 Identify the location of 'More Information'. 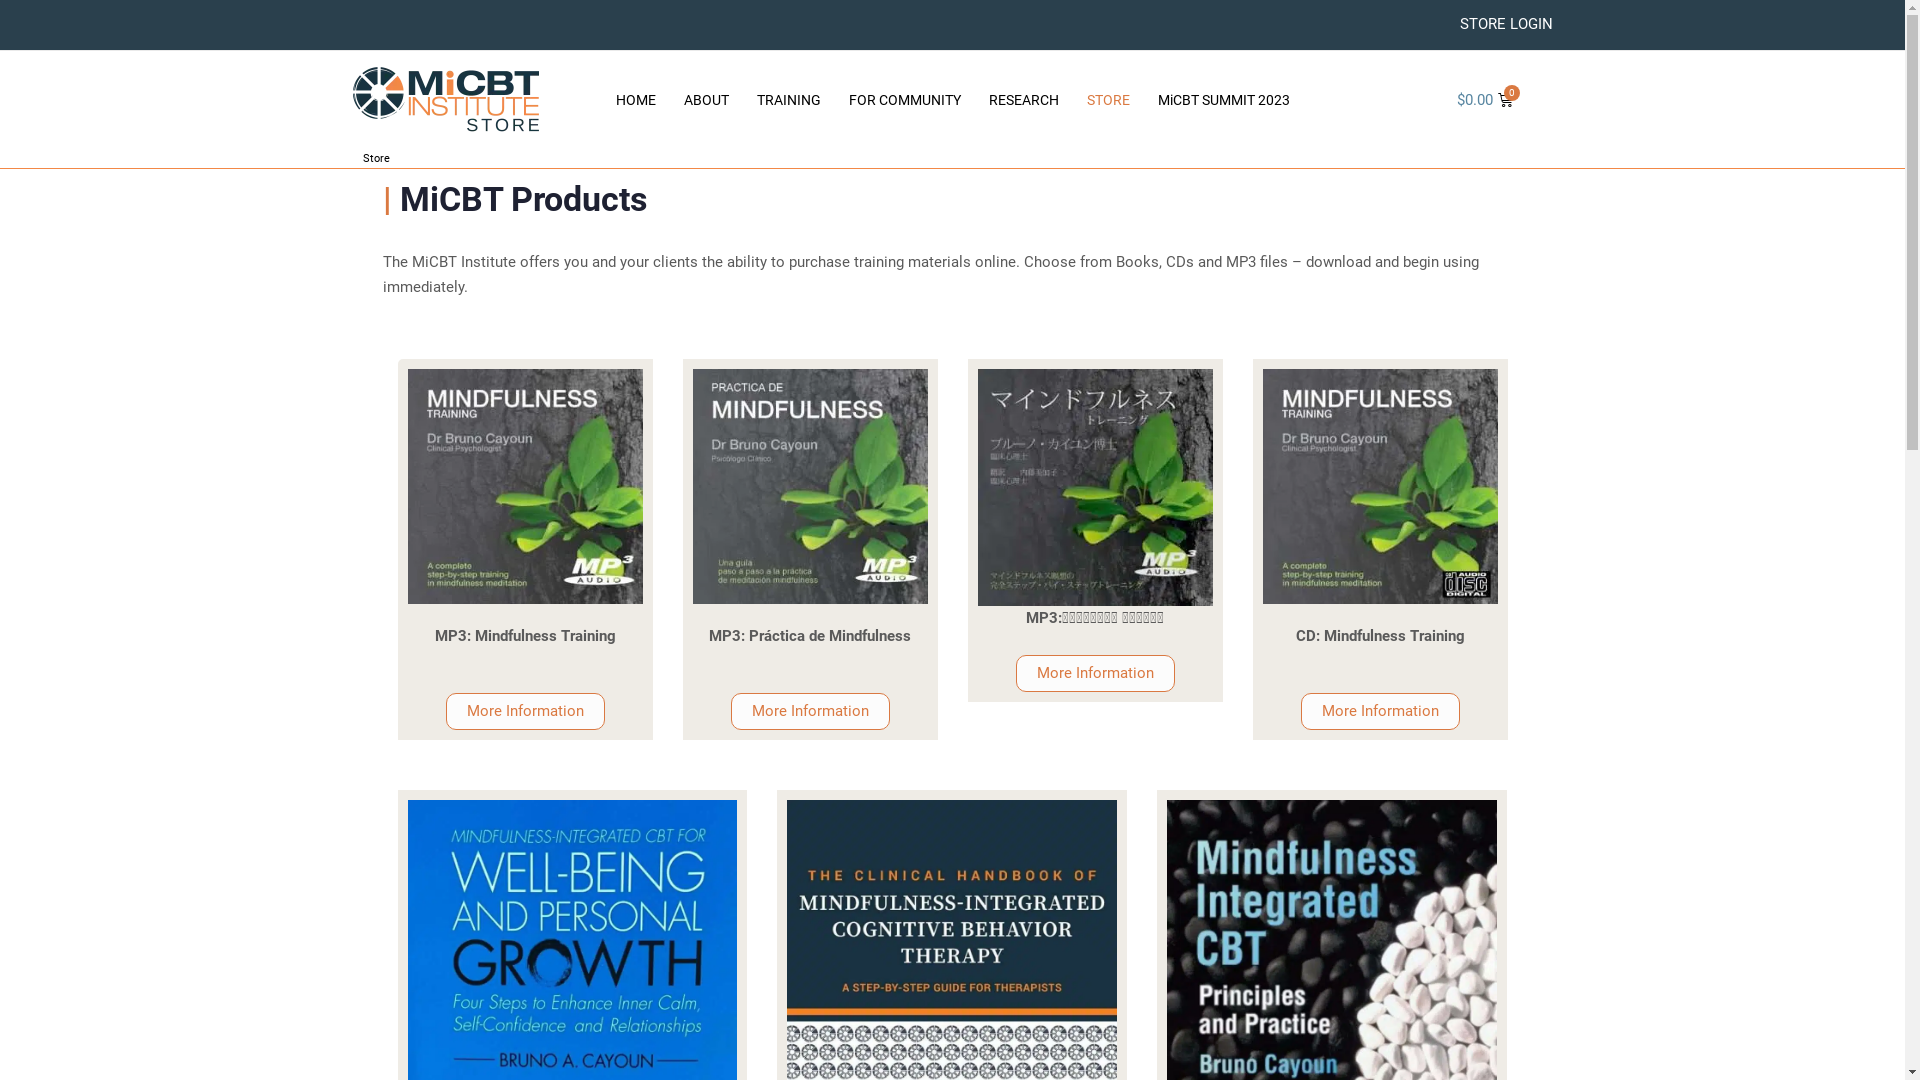
(1094, 673).